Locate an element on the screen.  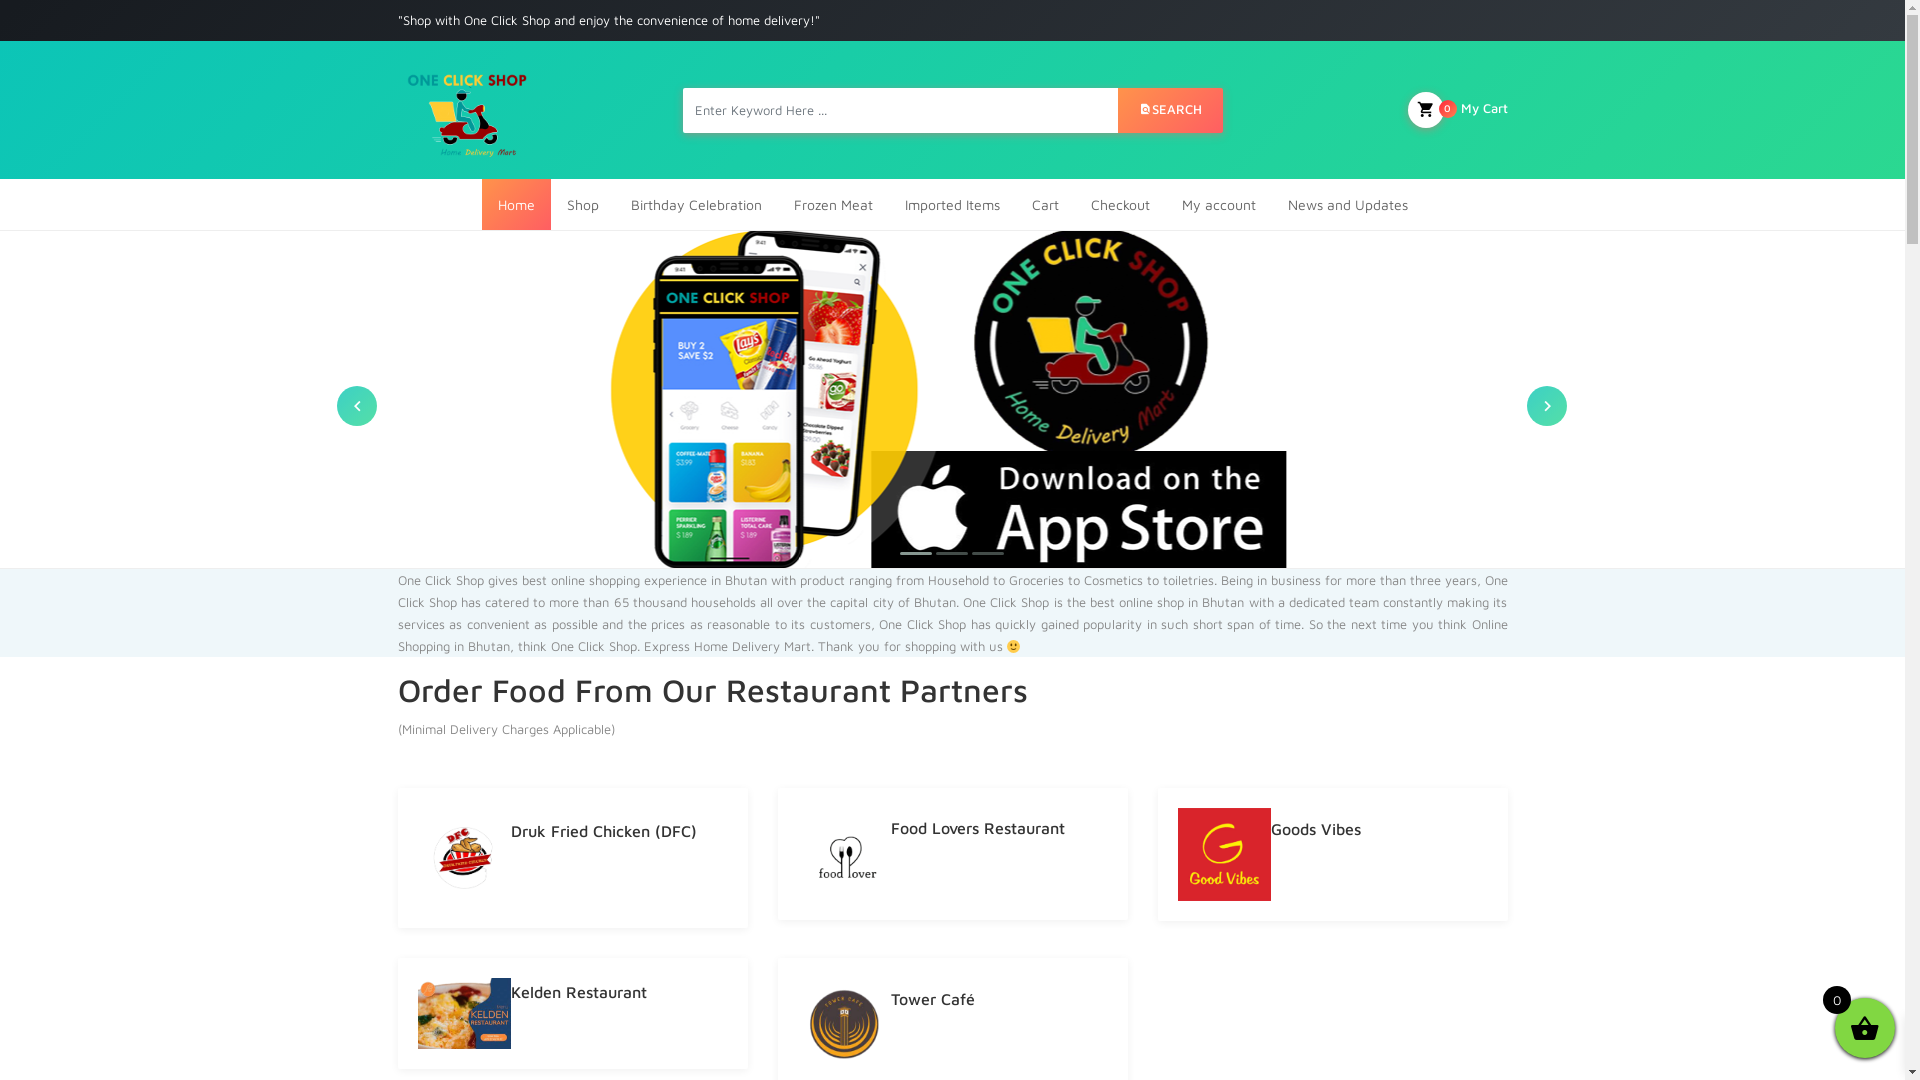
'Cart' is located at coordinates (1016, 204).